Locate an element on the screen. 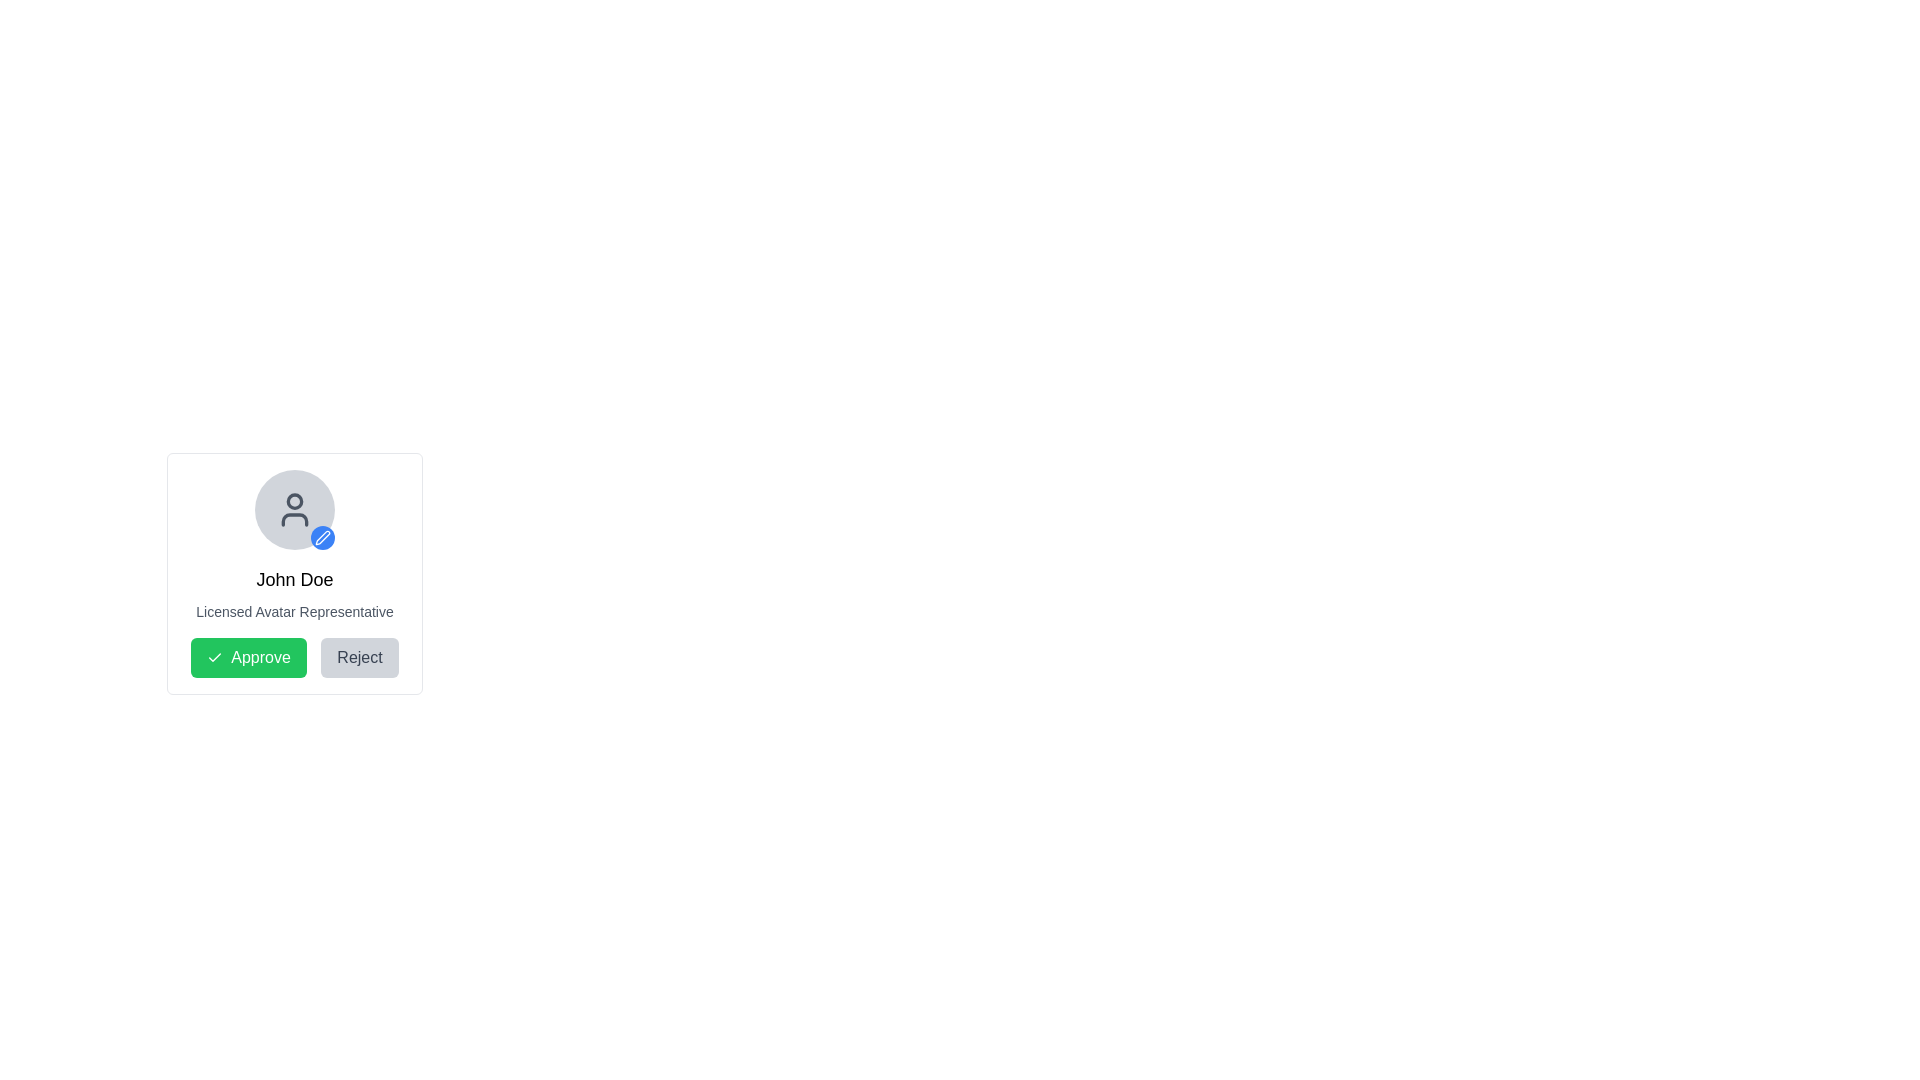 Image resolution: width=1920 pixels, height=1080 pixels. the user avatar icon, which is centered inside a gray circular area above the text 'John Doe' is located at coordinates (293, 508).